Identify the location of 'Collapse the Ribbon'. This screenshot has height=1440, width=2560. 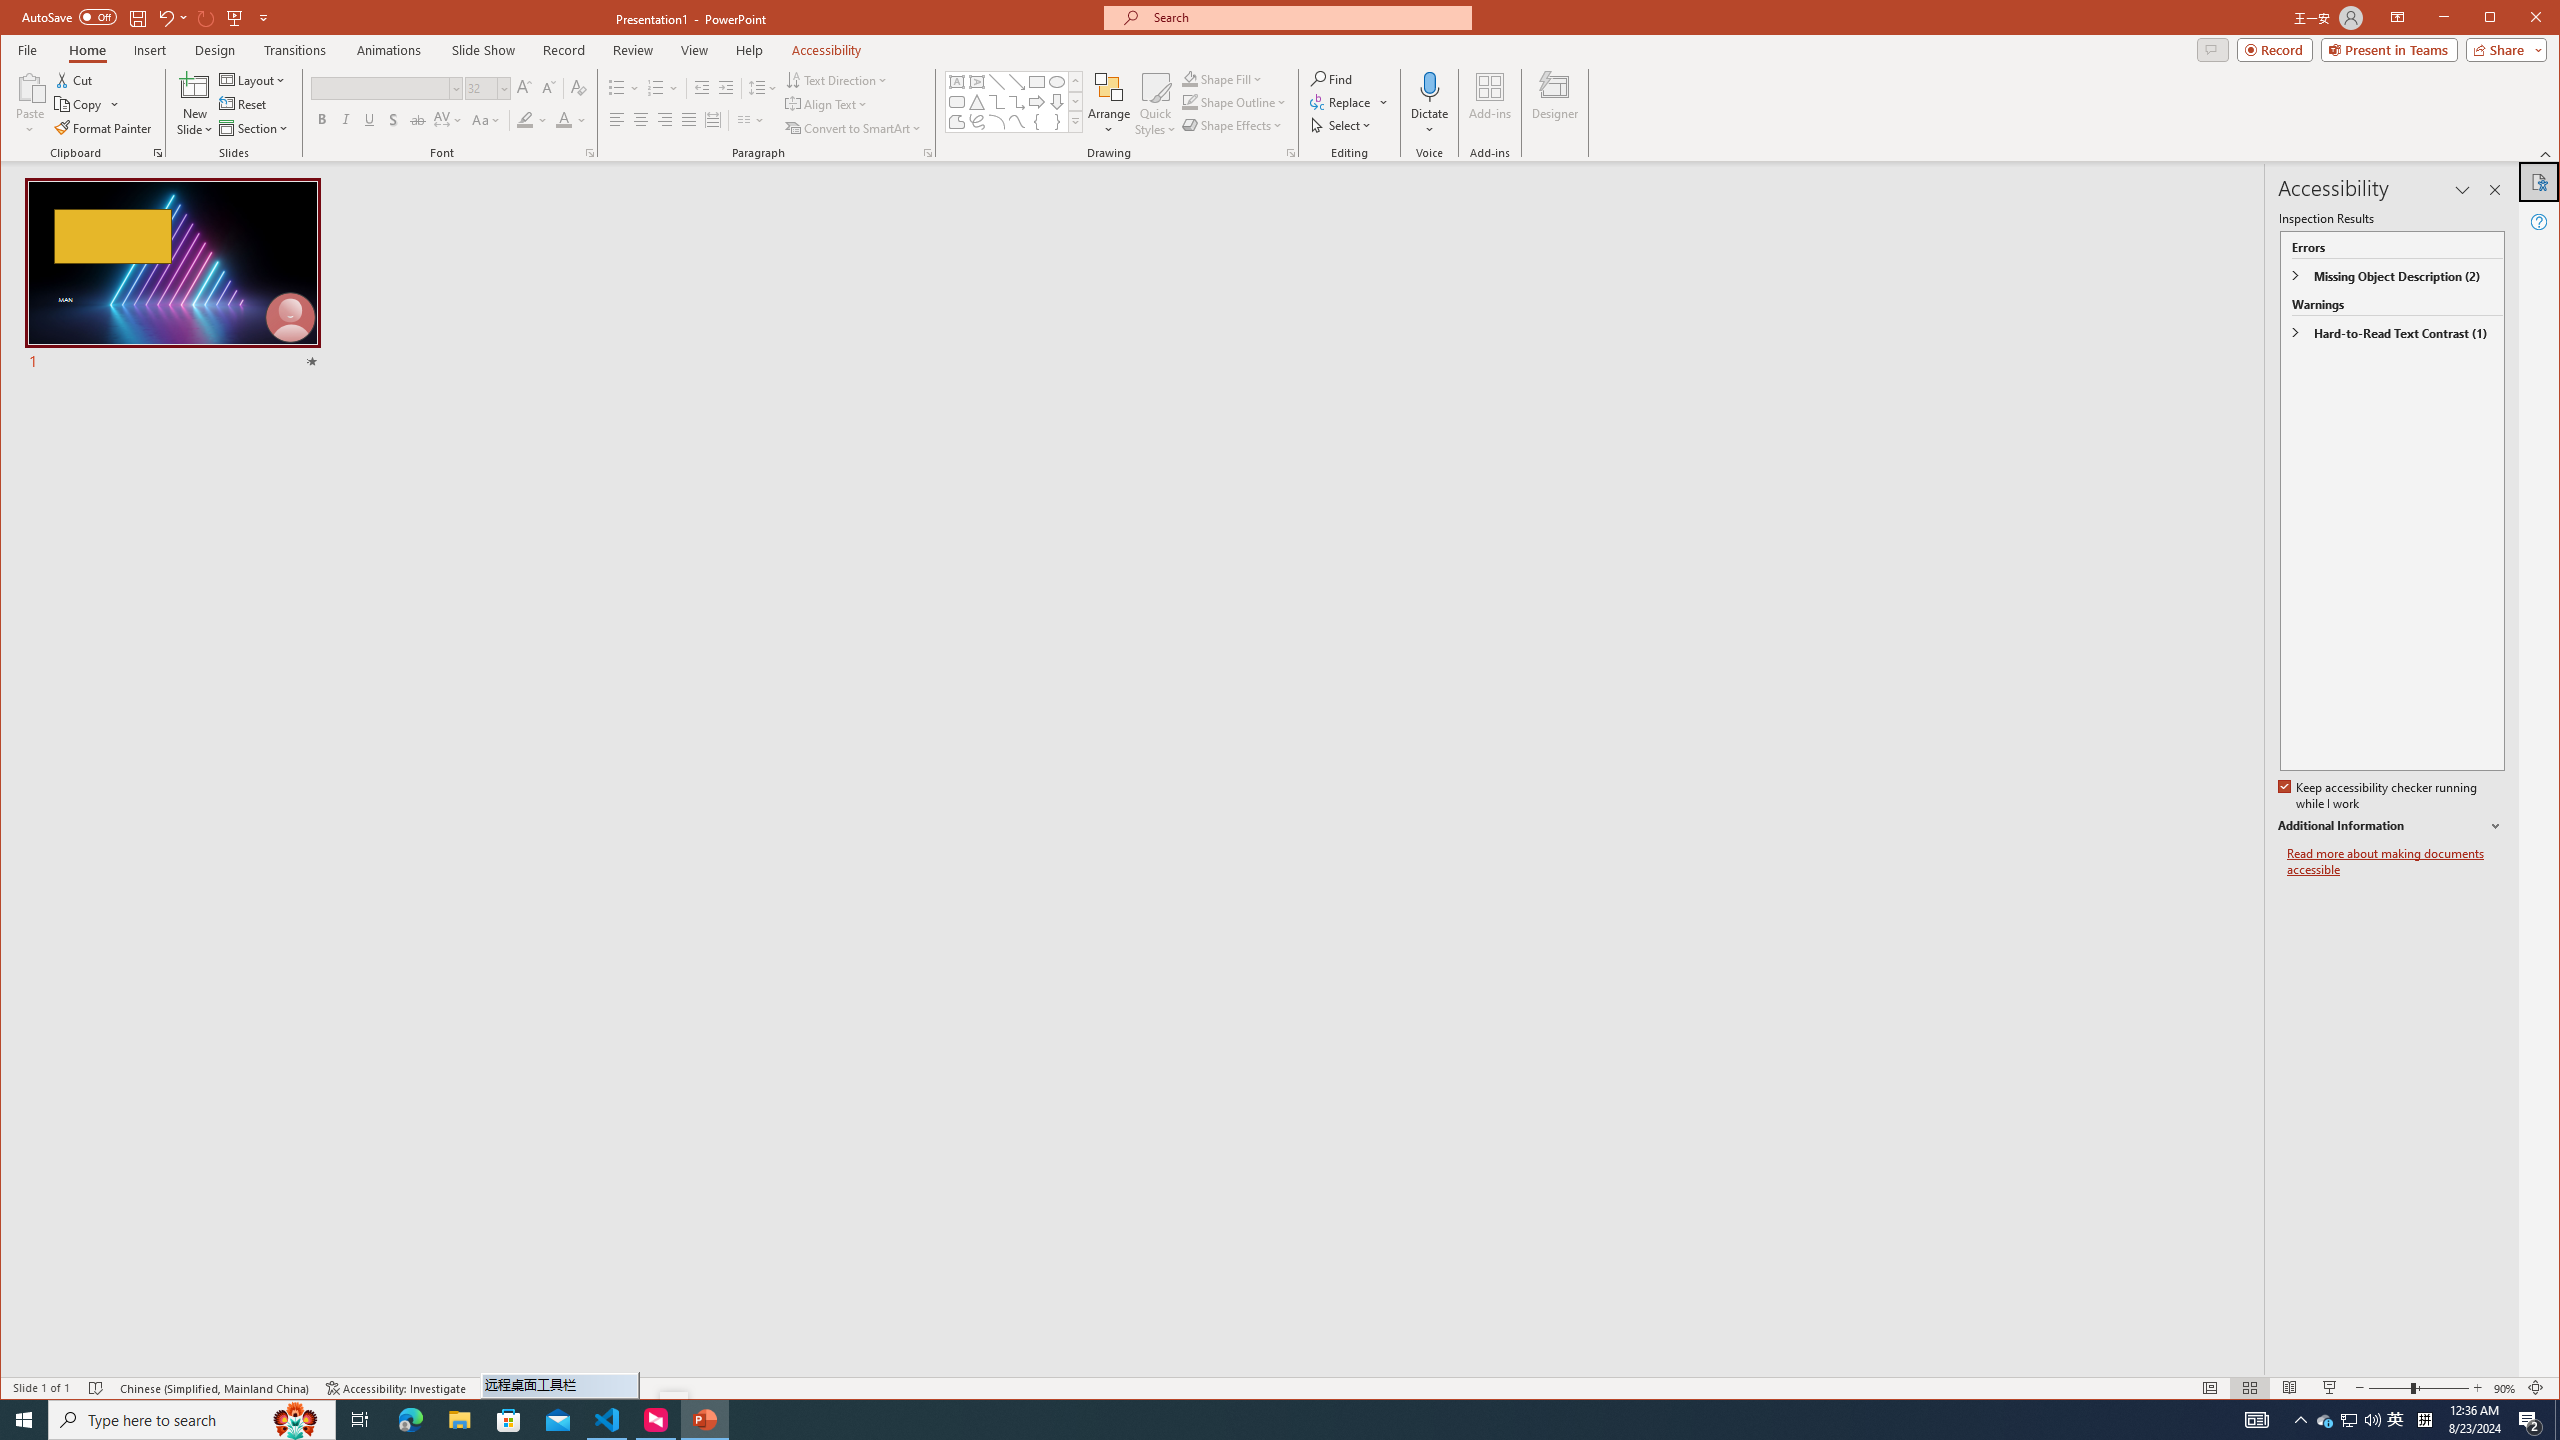
(2547, 153).